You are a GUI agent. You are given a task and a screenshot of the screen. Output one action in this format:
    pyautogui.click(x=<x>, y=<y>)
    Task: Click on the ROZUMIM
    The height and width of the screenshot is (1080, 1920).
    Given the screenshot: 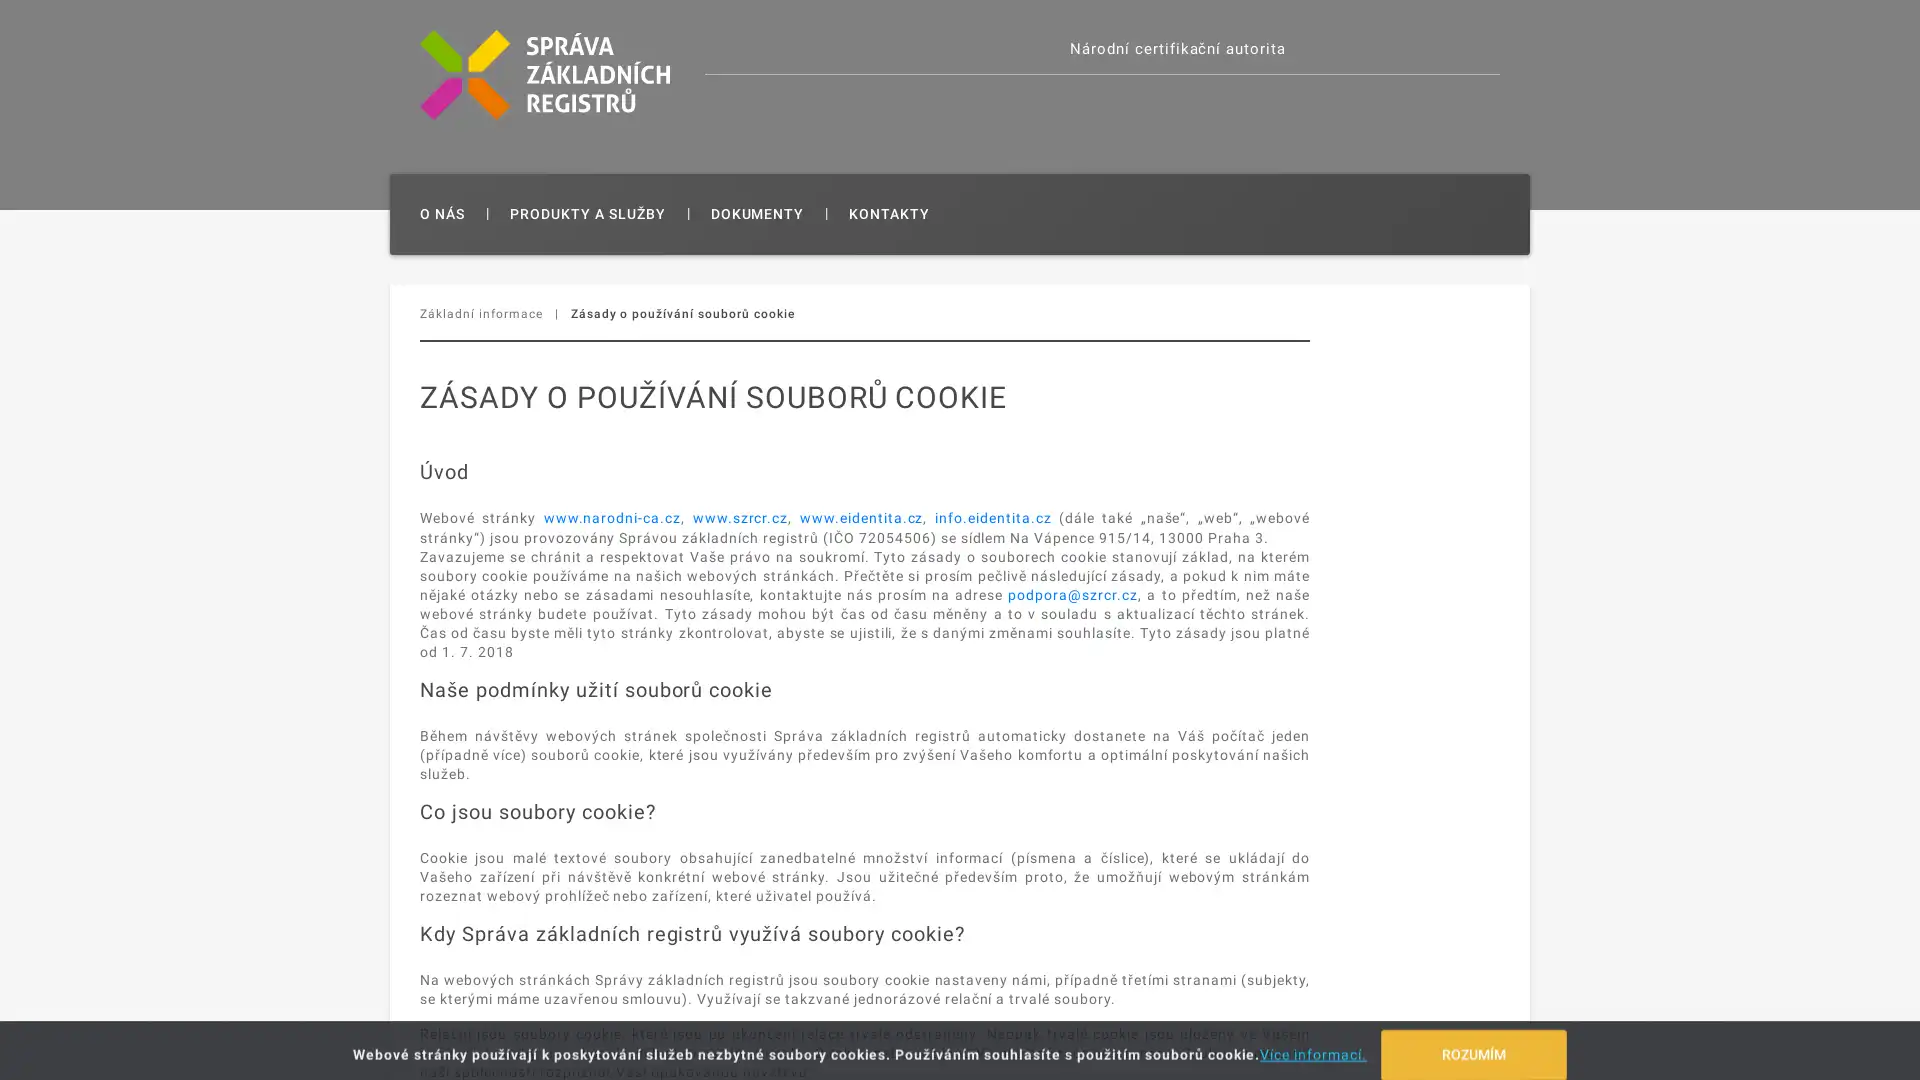 What is the action you would take?
    pyautogui.click(x=1473, y=1044)
    